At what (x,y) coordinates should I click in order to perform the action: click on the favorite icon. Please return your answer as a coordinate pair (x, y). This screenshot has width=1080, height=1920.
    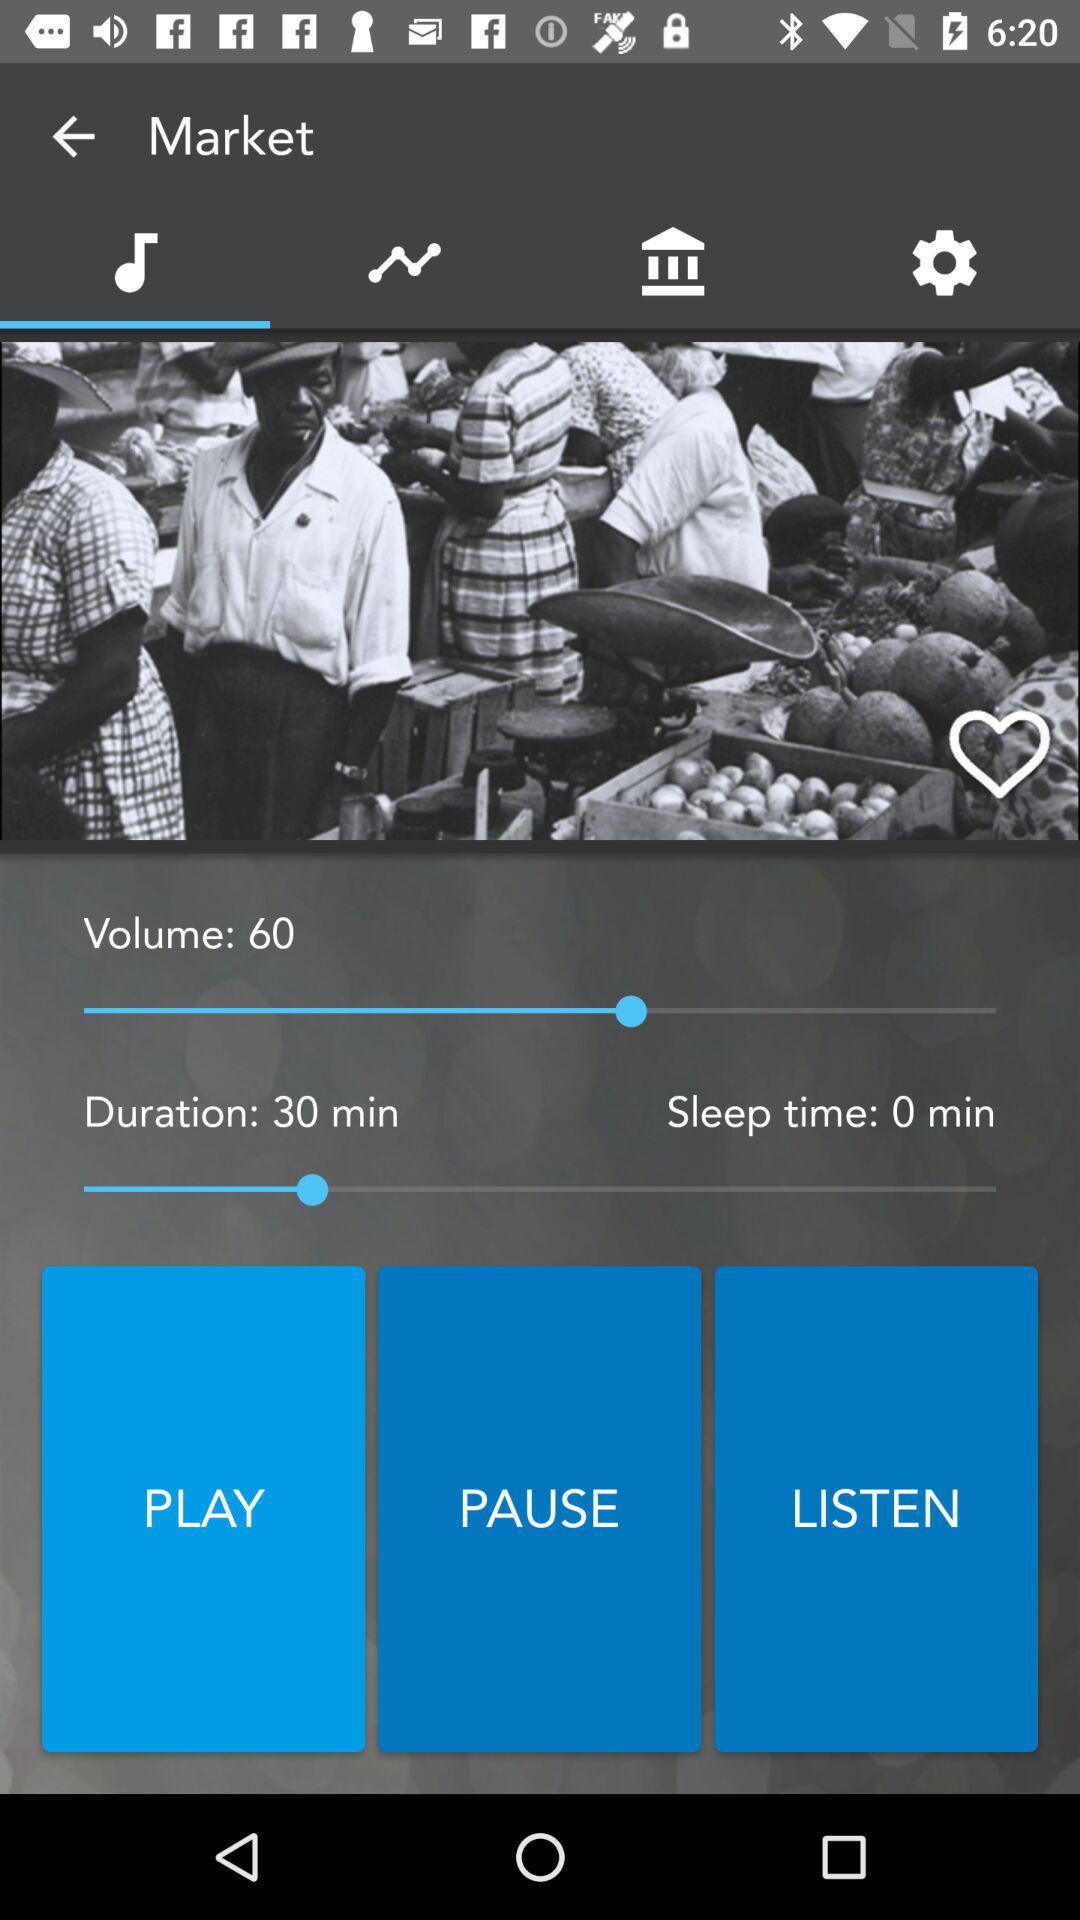
    Looking at the image, I should click on (999, 751).